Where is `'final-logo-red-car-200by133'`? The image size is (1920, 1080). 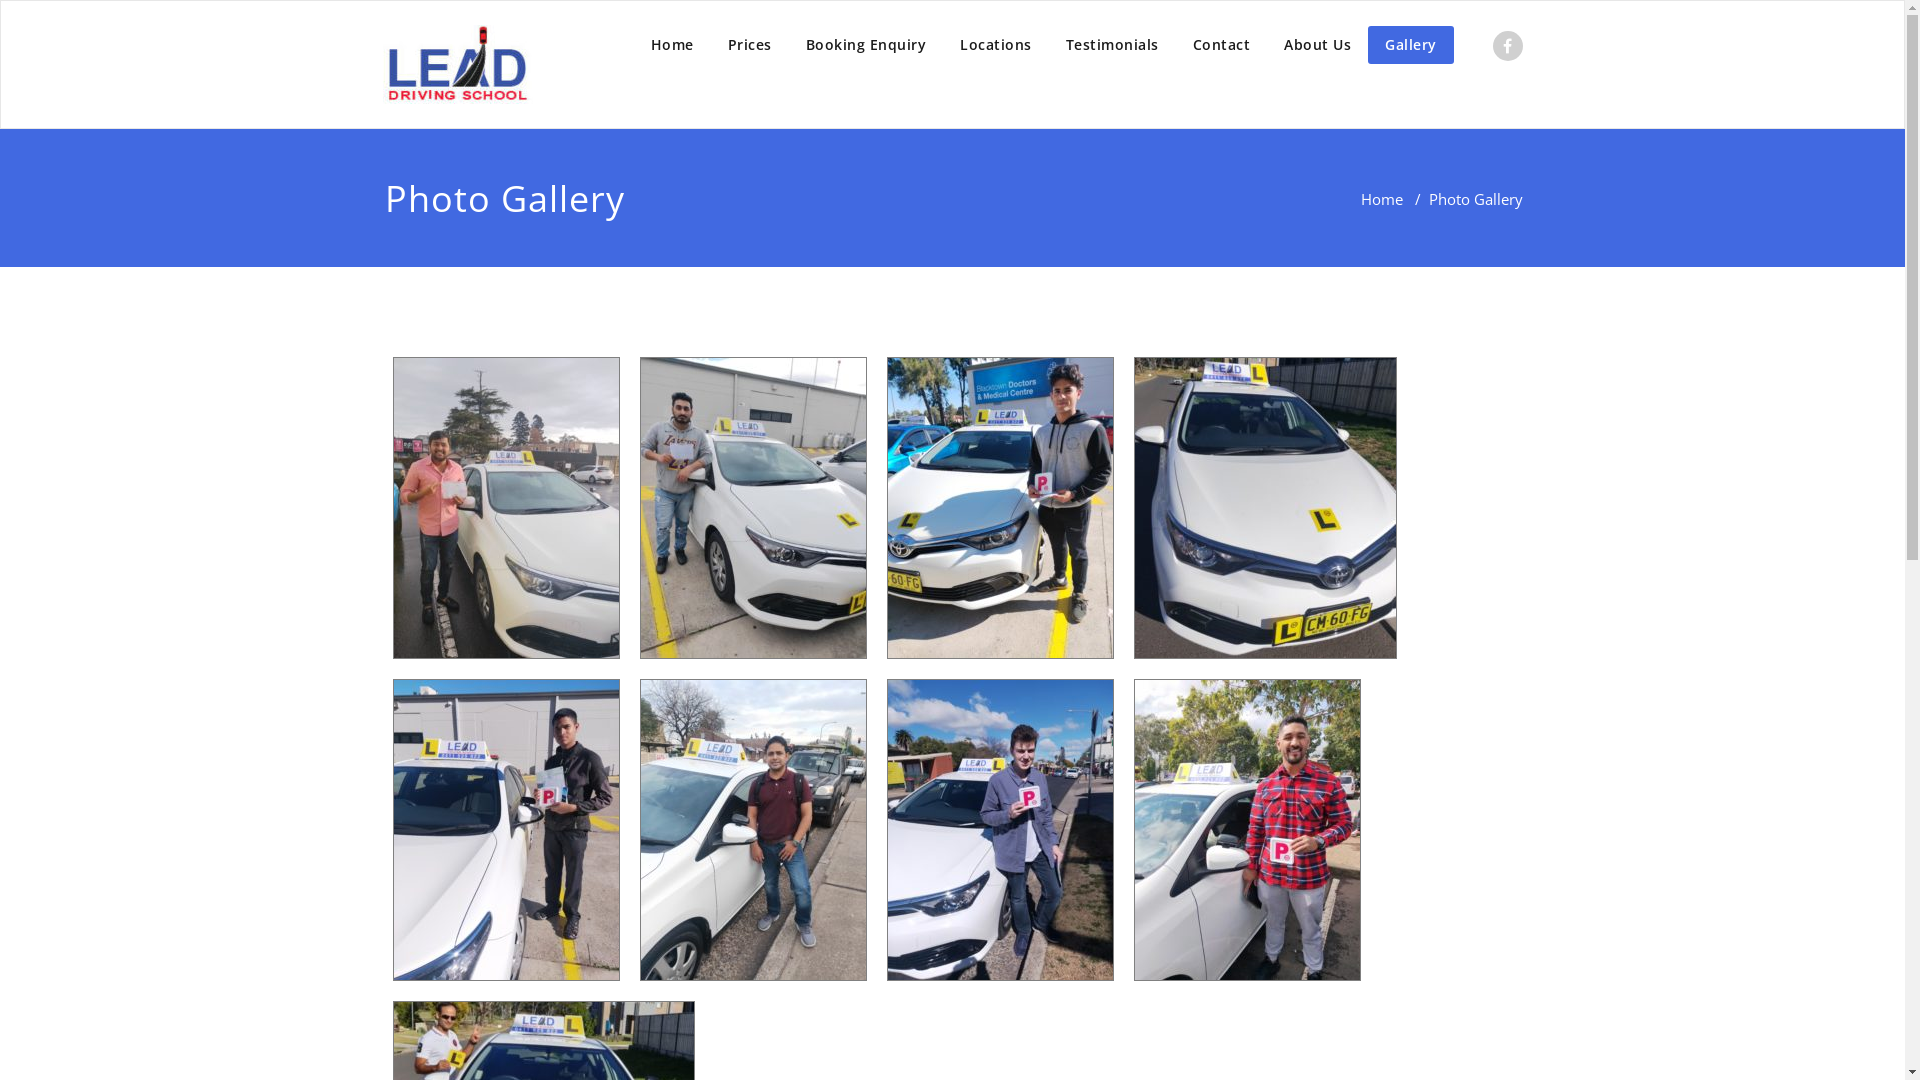
'final-logo-red-car-200by133' is located at coordinates (455, 63).